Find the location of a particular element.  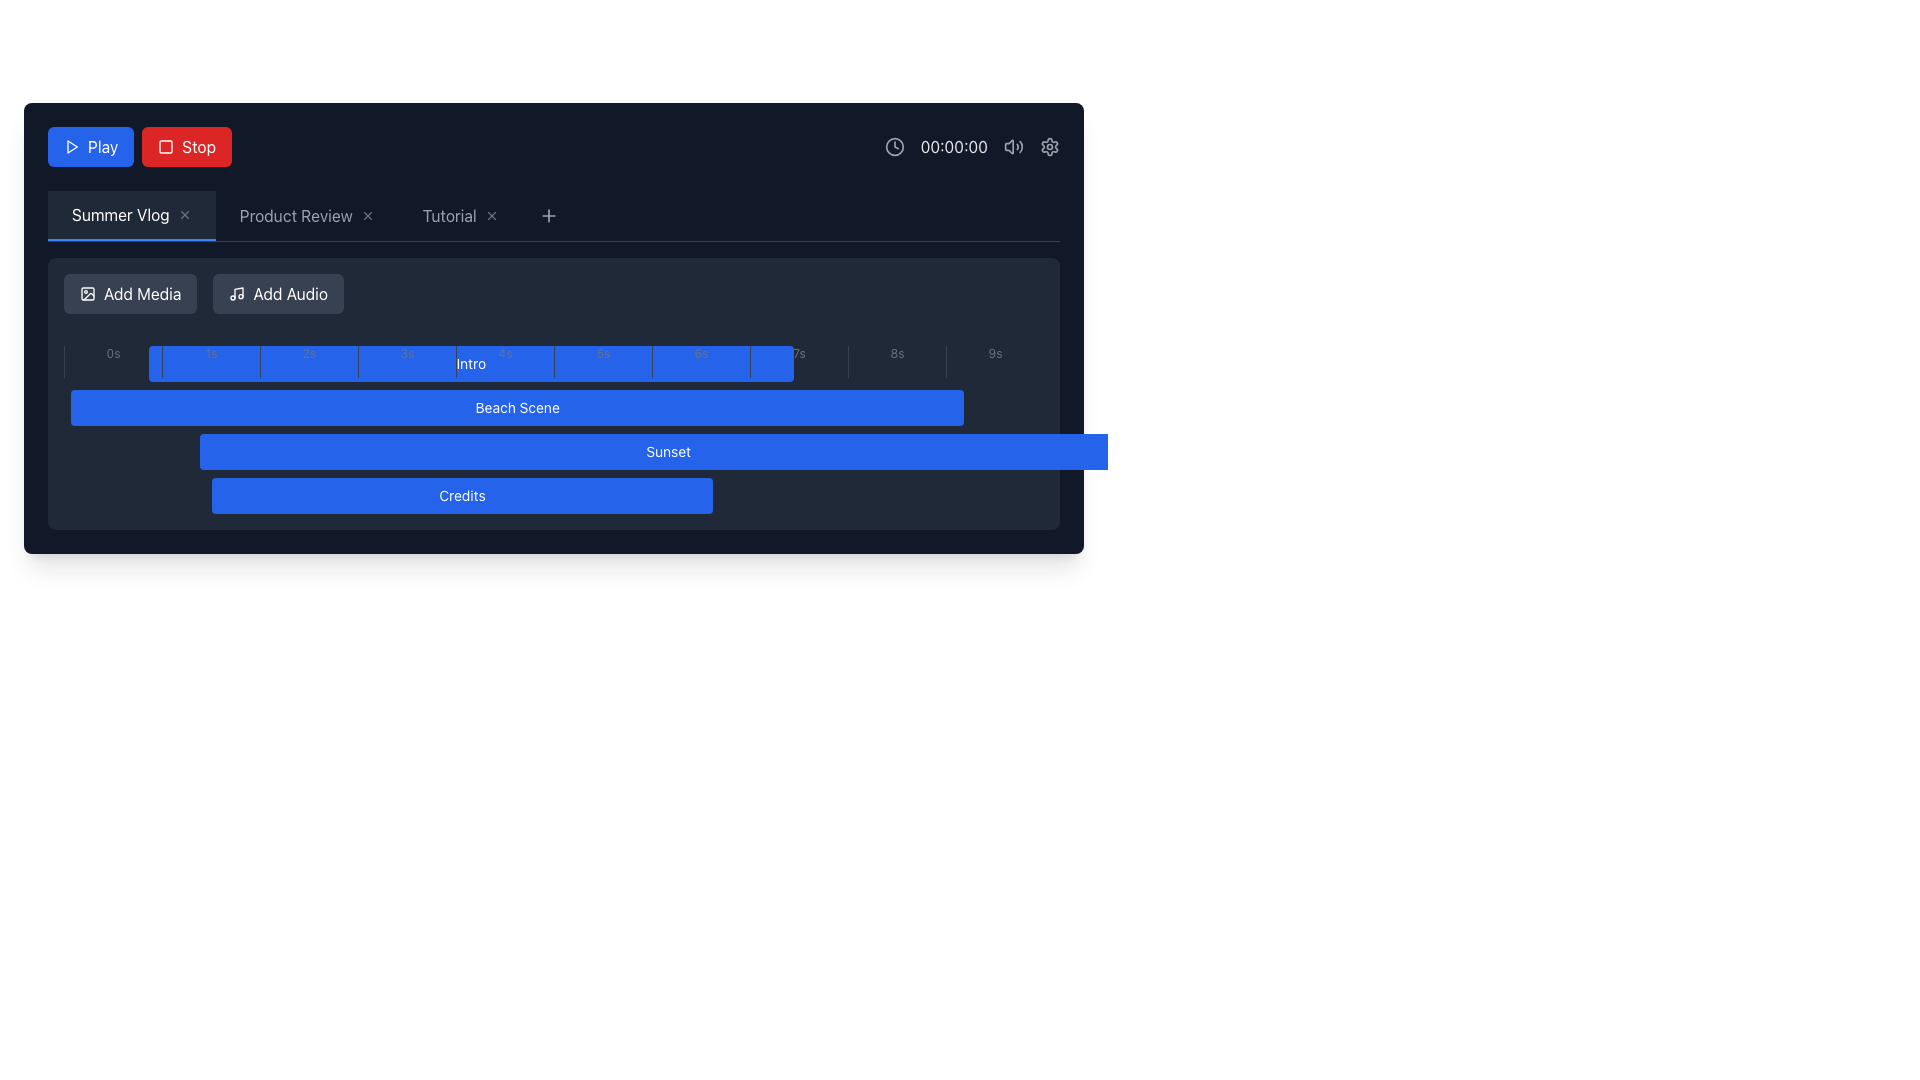

the Play icon, which is located in the top-left section of the interface and is designed to initiate playback of a media sequence is located at coordinates (72, 145).